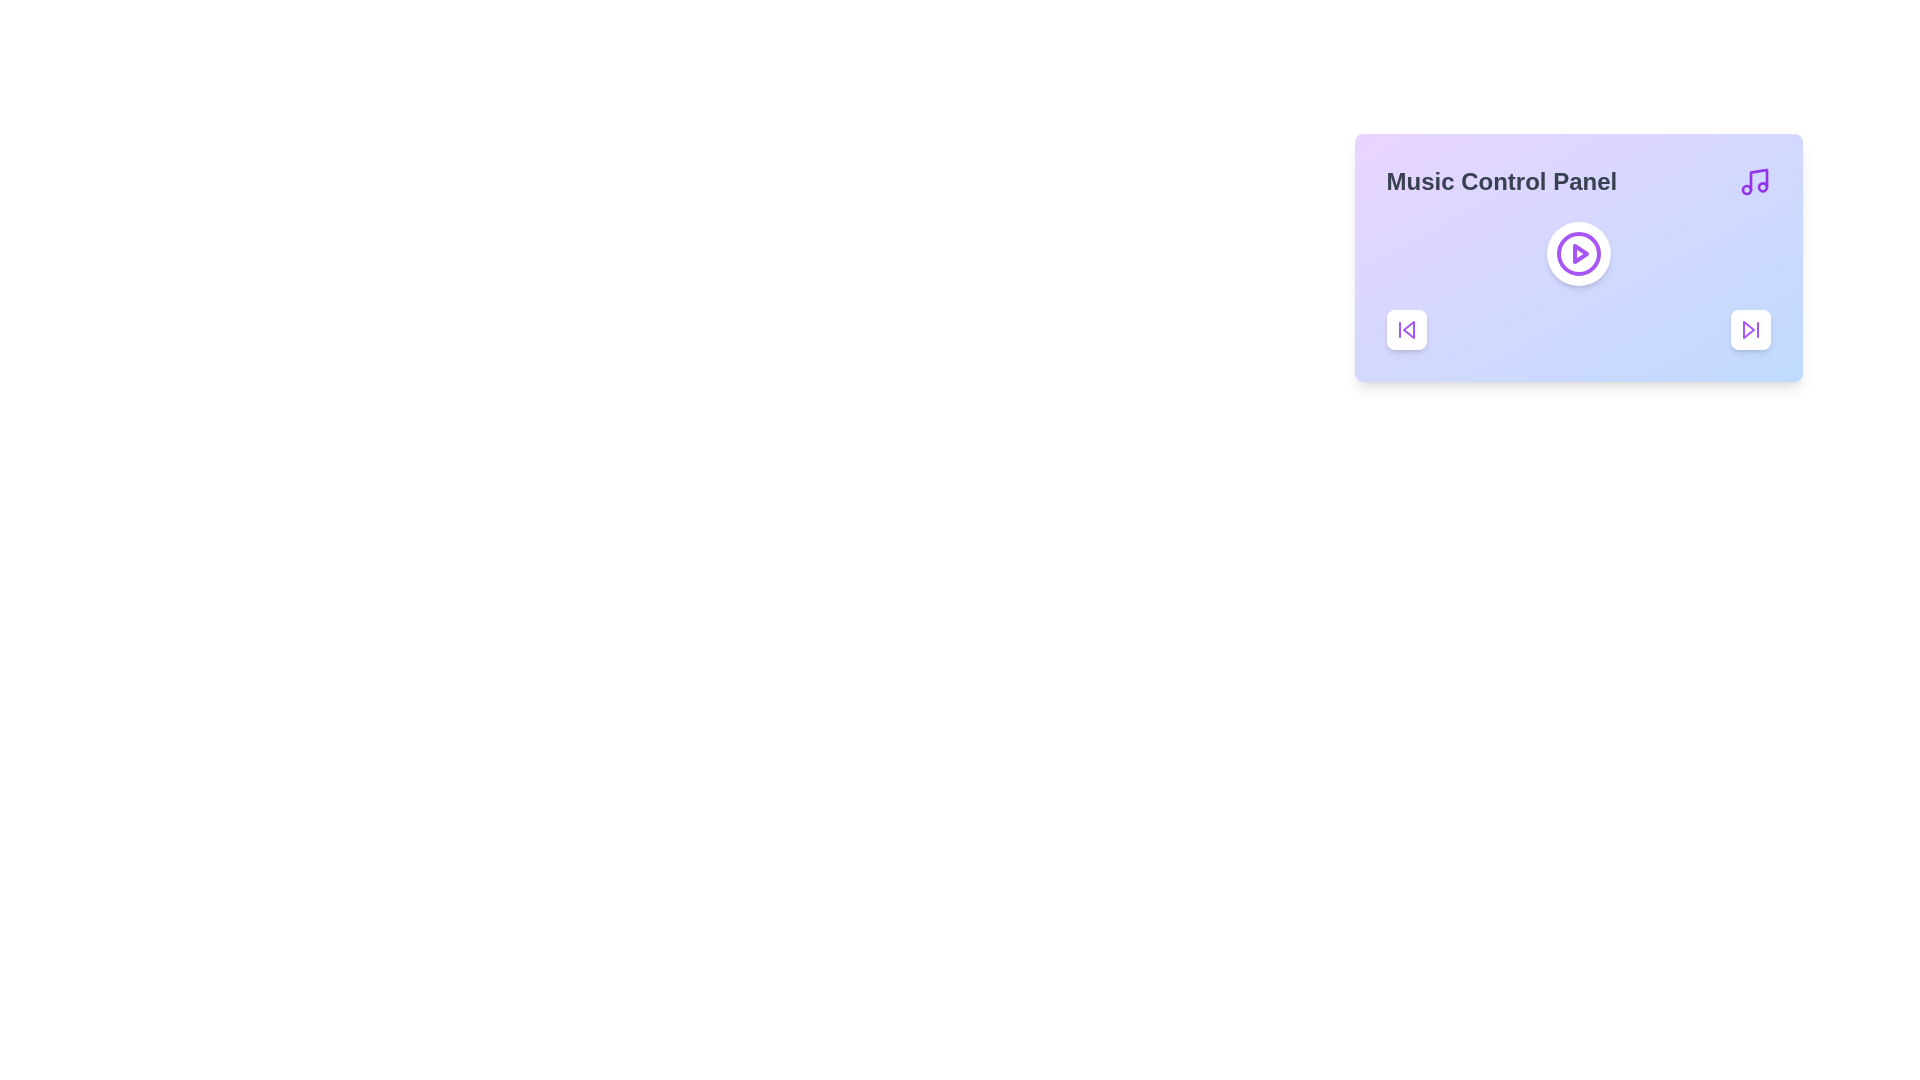 This screenshot has width=1920, height=1080. Describe the element at coordinates (1749, 329) in the screenshot. I see `the skip-forward button with a purple outline and light white fill, located at the bottom-right corner of the music control panel to visually highlight it` at that location.